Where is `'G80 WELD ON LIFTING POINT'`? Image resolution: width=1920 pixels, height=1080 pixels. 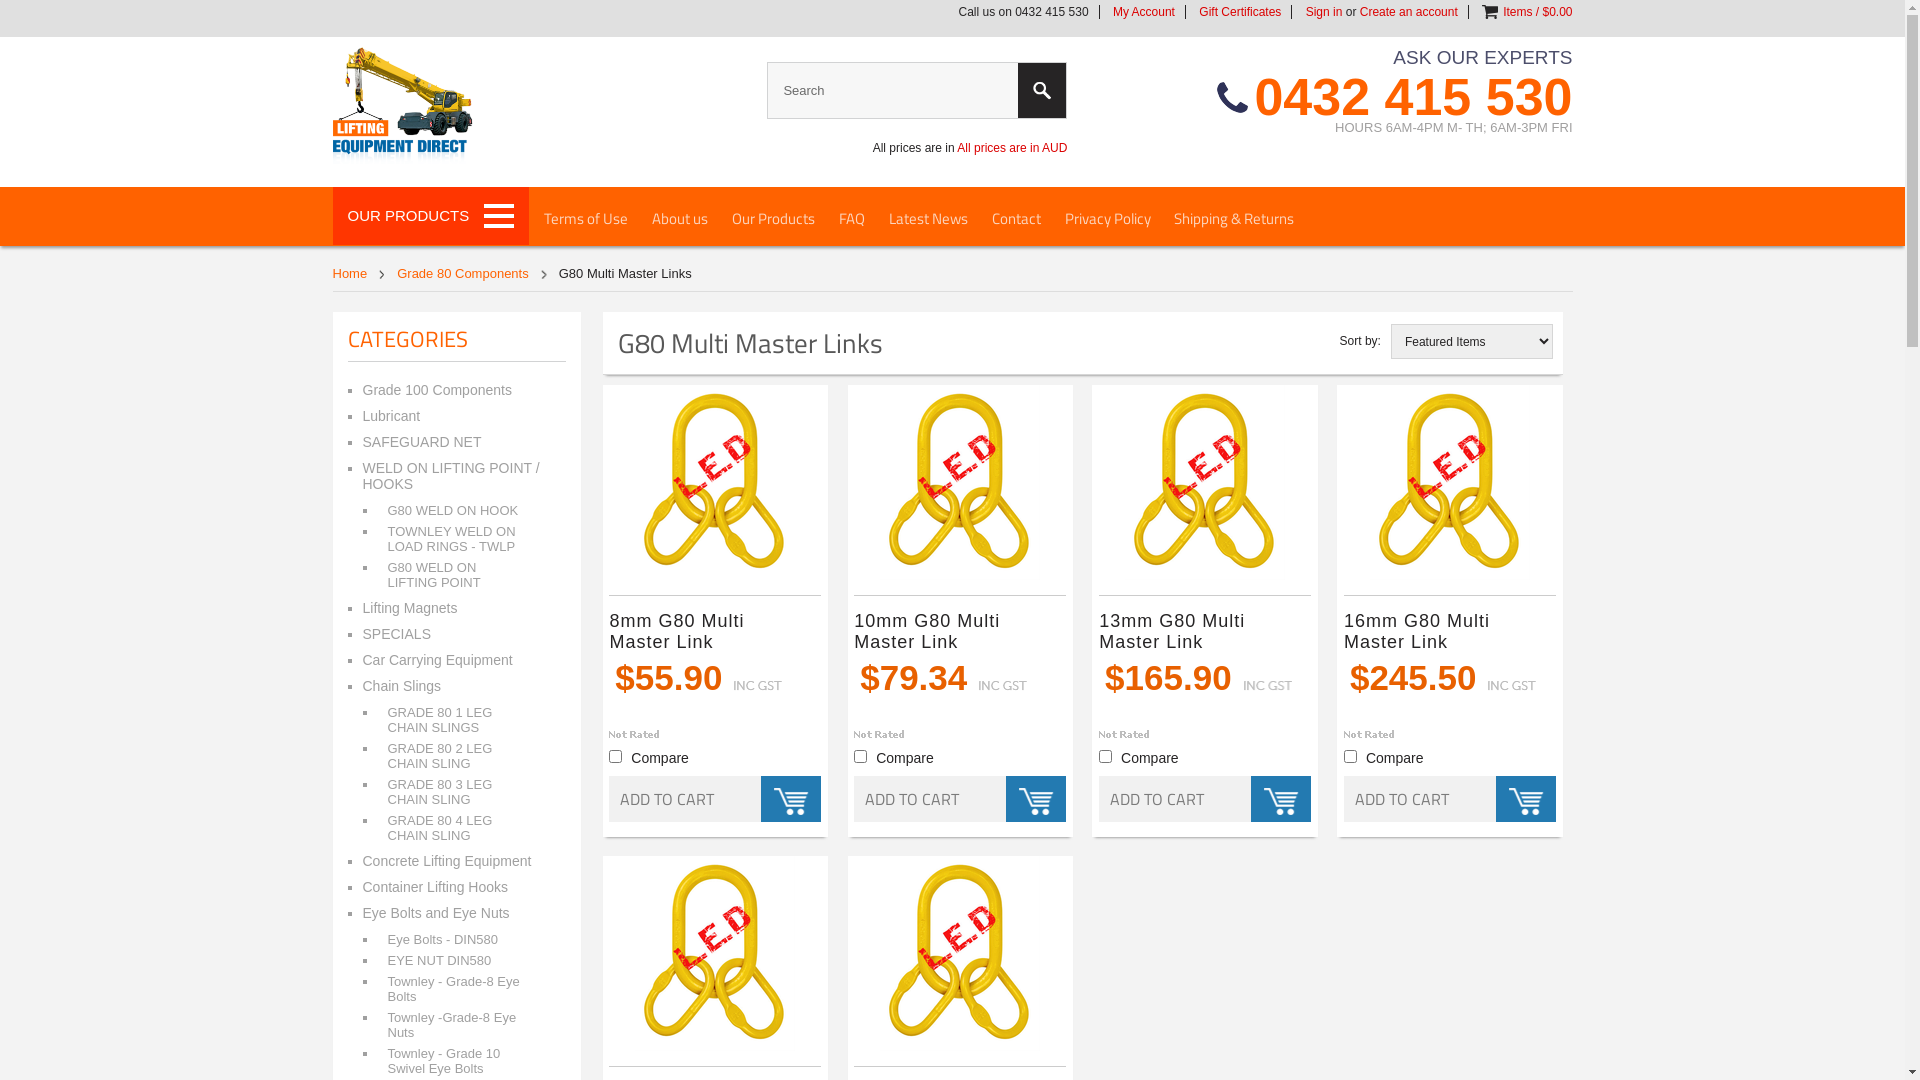
'G80 WELD ON LIFTING POINT' is located at coordinates (456, 574).